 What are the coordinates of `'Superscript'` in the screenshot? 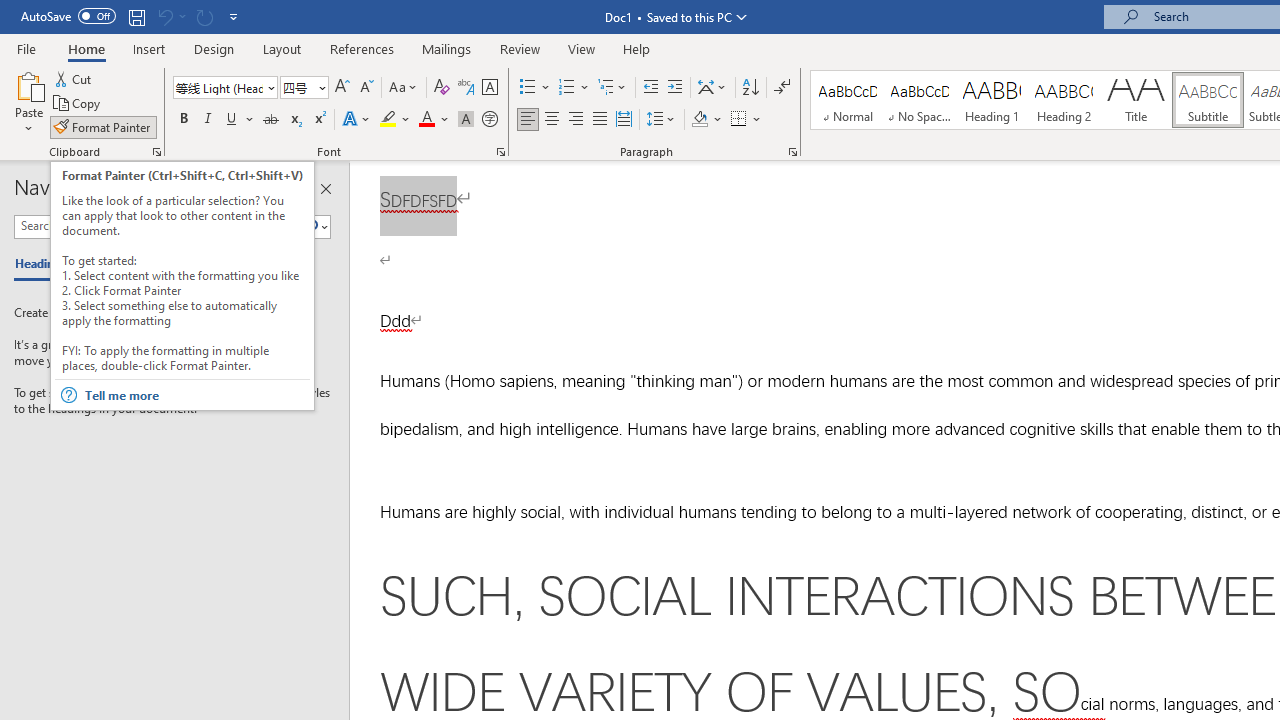 It's located at (318, 119).